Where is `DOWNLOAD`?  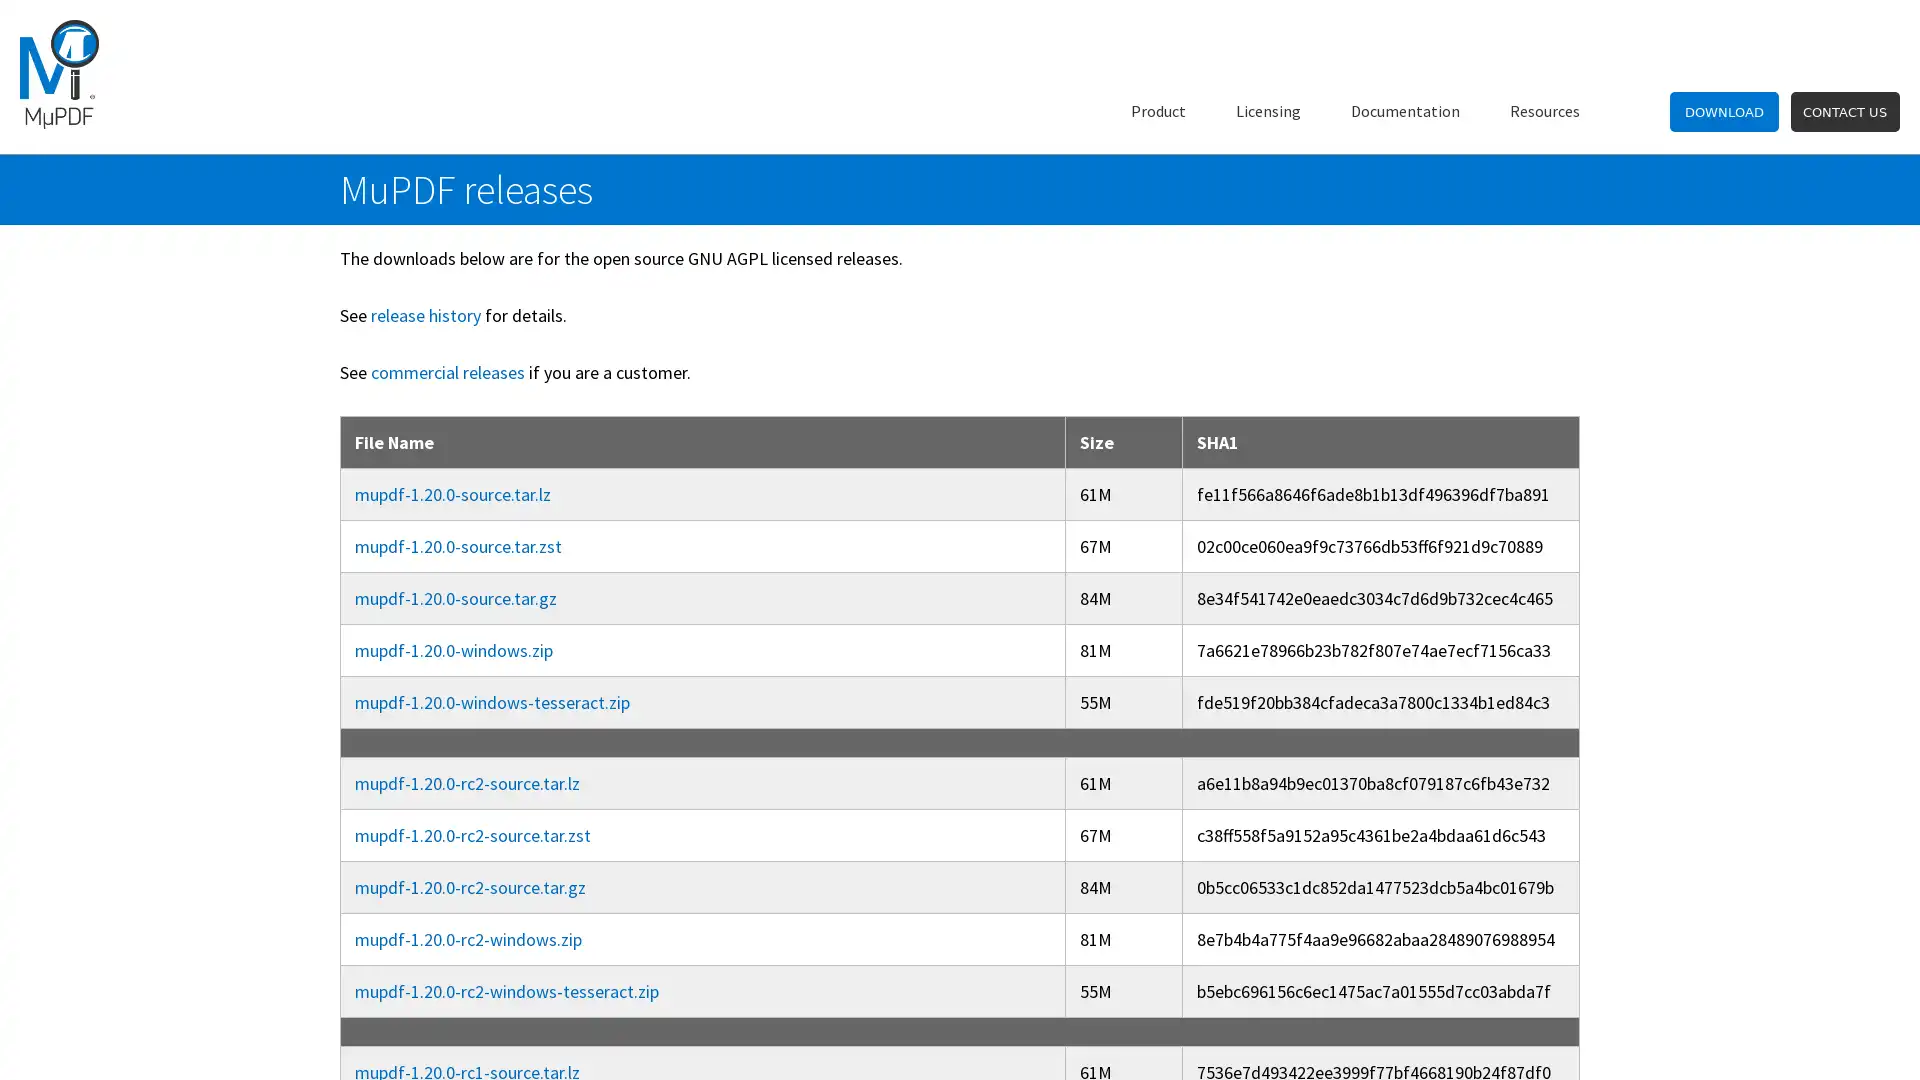 DOWNLOAD is located at coordinates (1723, 111).